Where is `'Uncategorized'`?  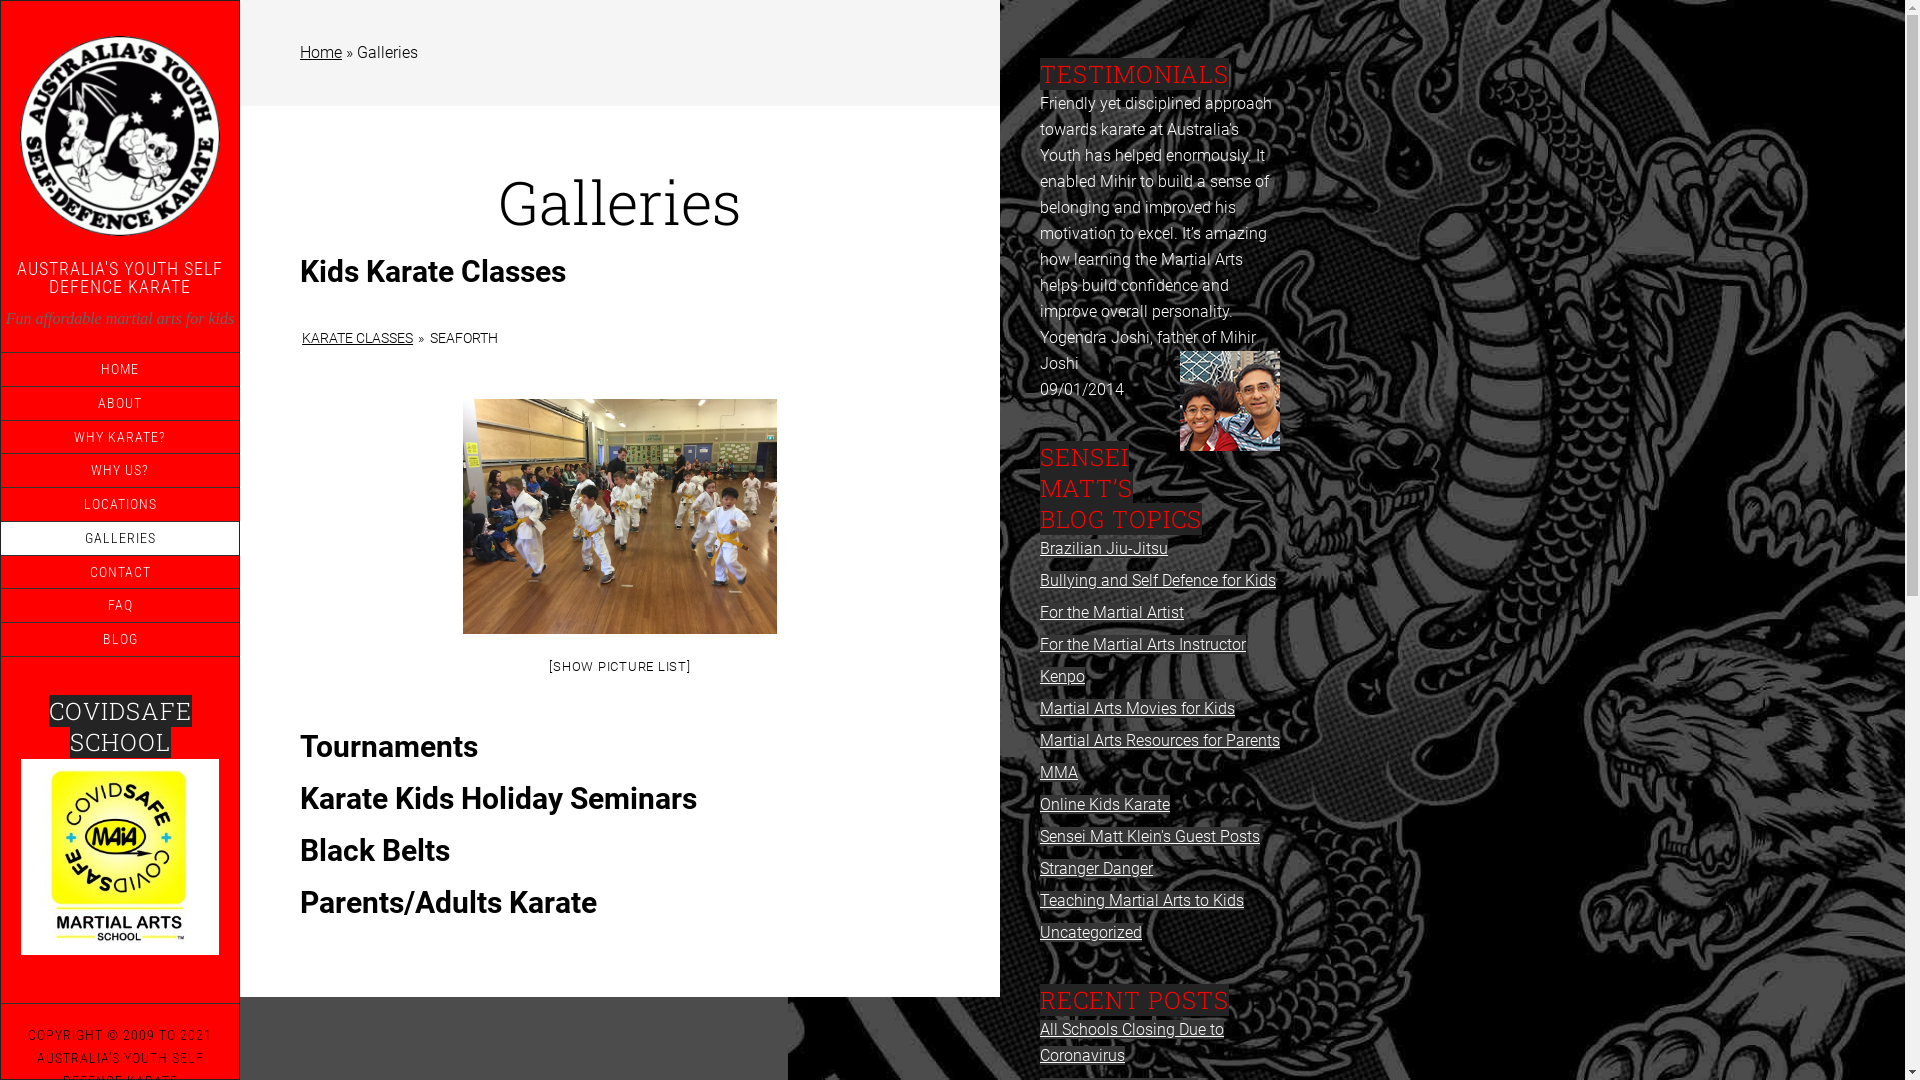
'Uncategorized' is located at coordinates (1089, 932).